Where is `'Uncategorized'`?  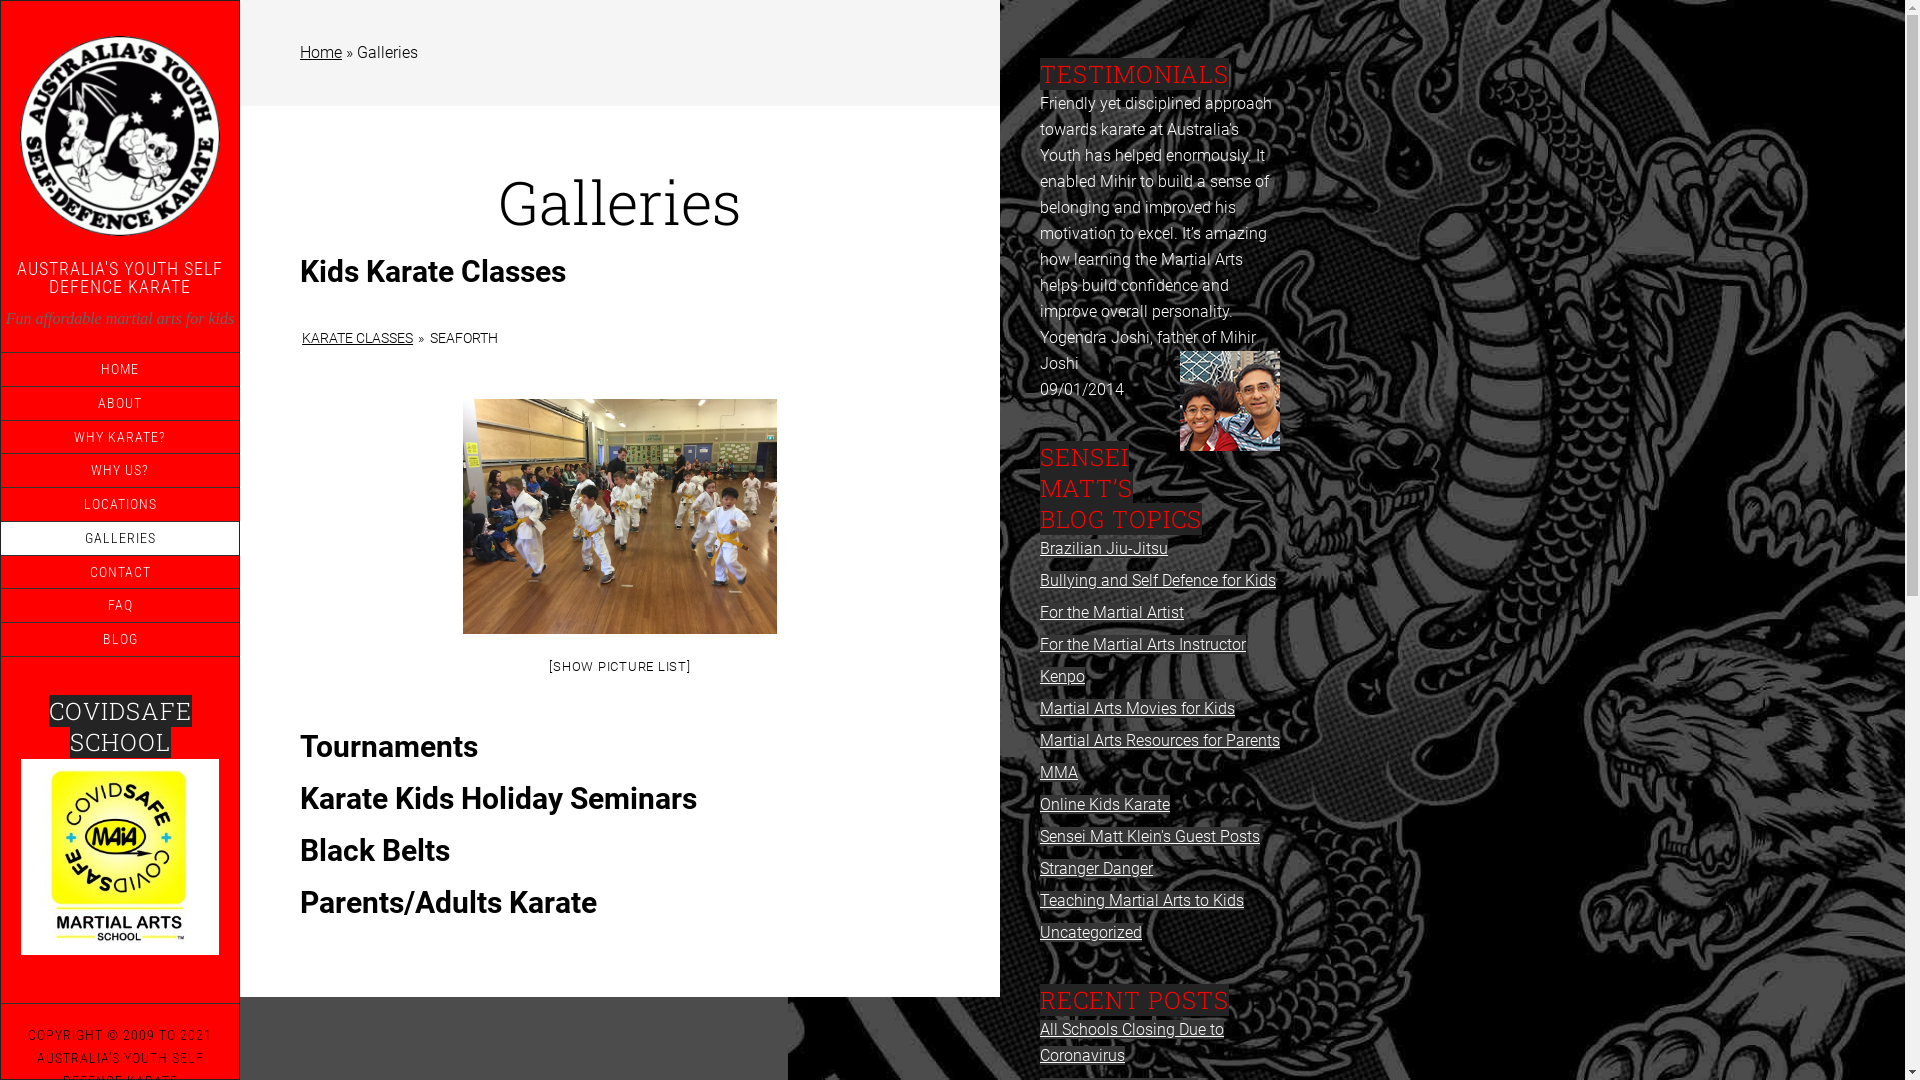
'Uncategorized' is located at coordinates (1089, 932).